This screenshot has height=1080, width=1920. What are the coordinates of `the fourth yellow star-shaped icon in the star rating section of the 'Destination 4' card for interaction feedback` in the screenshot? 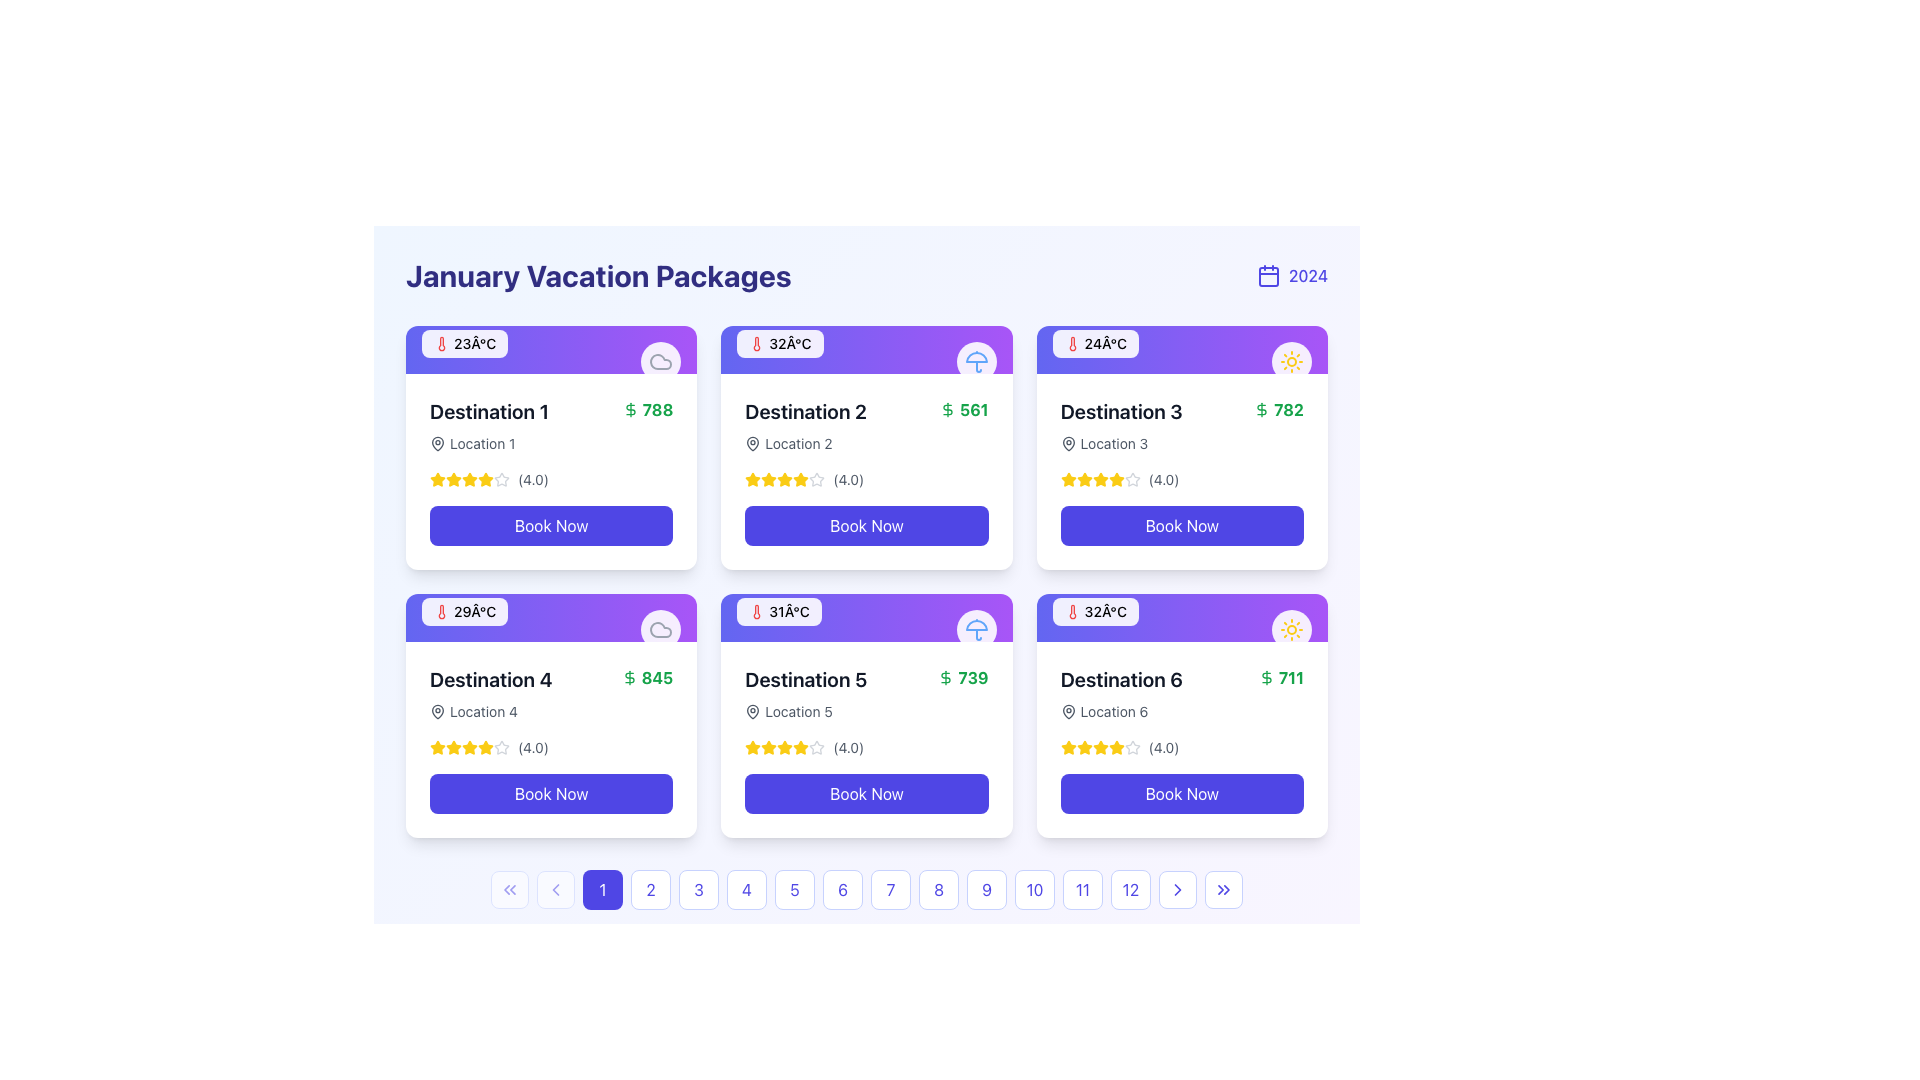 It's located at (436, 747).